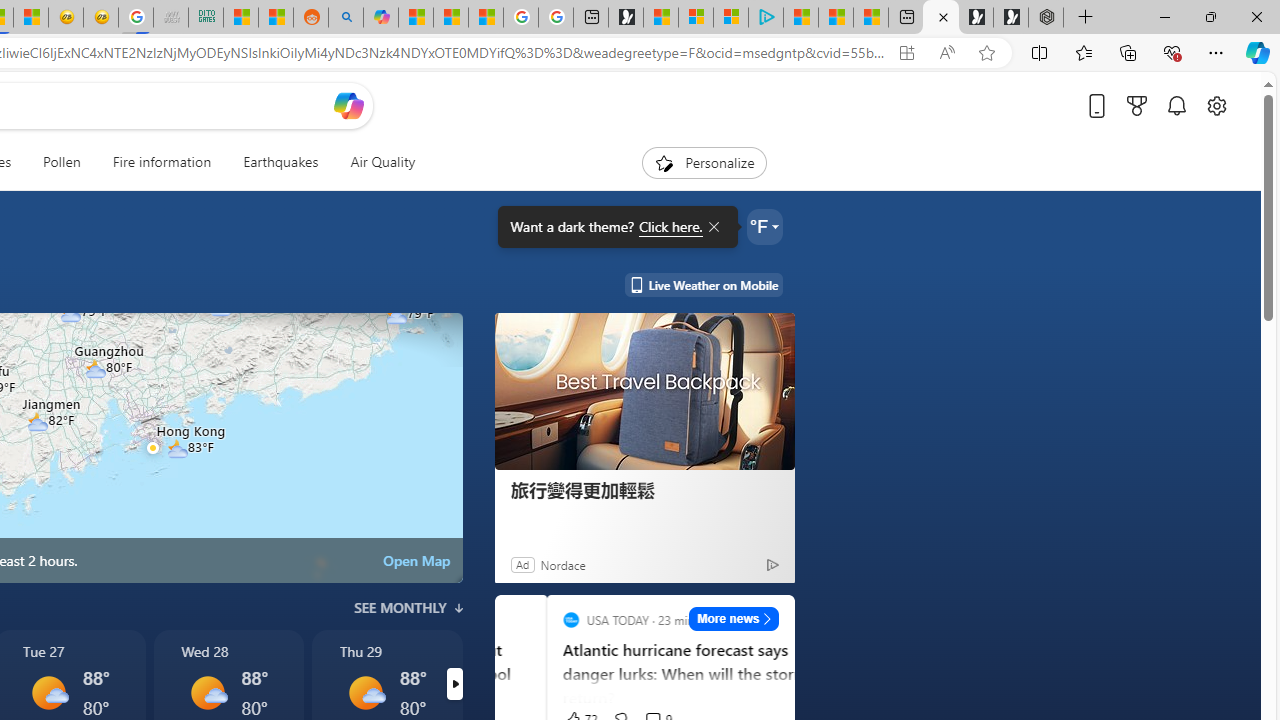 Image resolution: width=1280 pixels, height=720 pixels. I want to click on 'Open settings', so click(1215, 105).